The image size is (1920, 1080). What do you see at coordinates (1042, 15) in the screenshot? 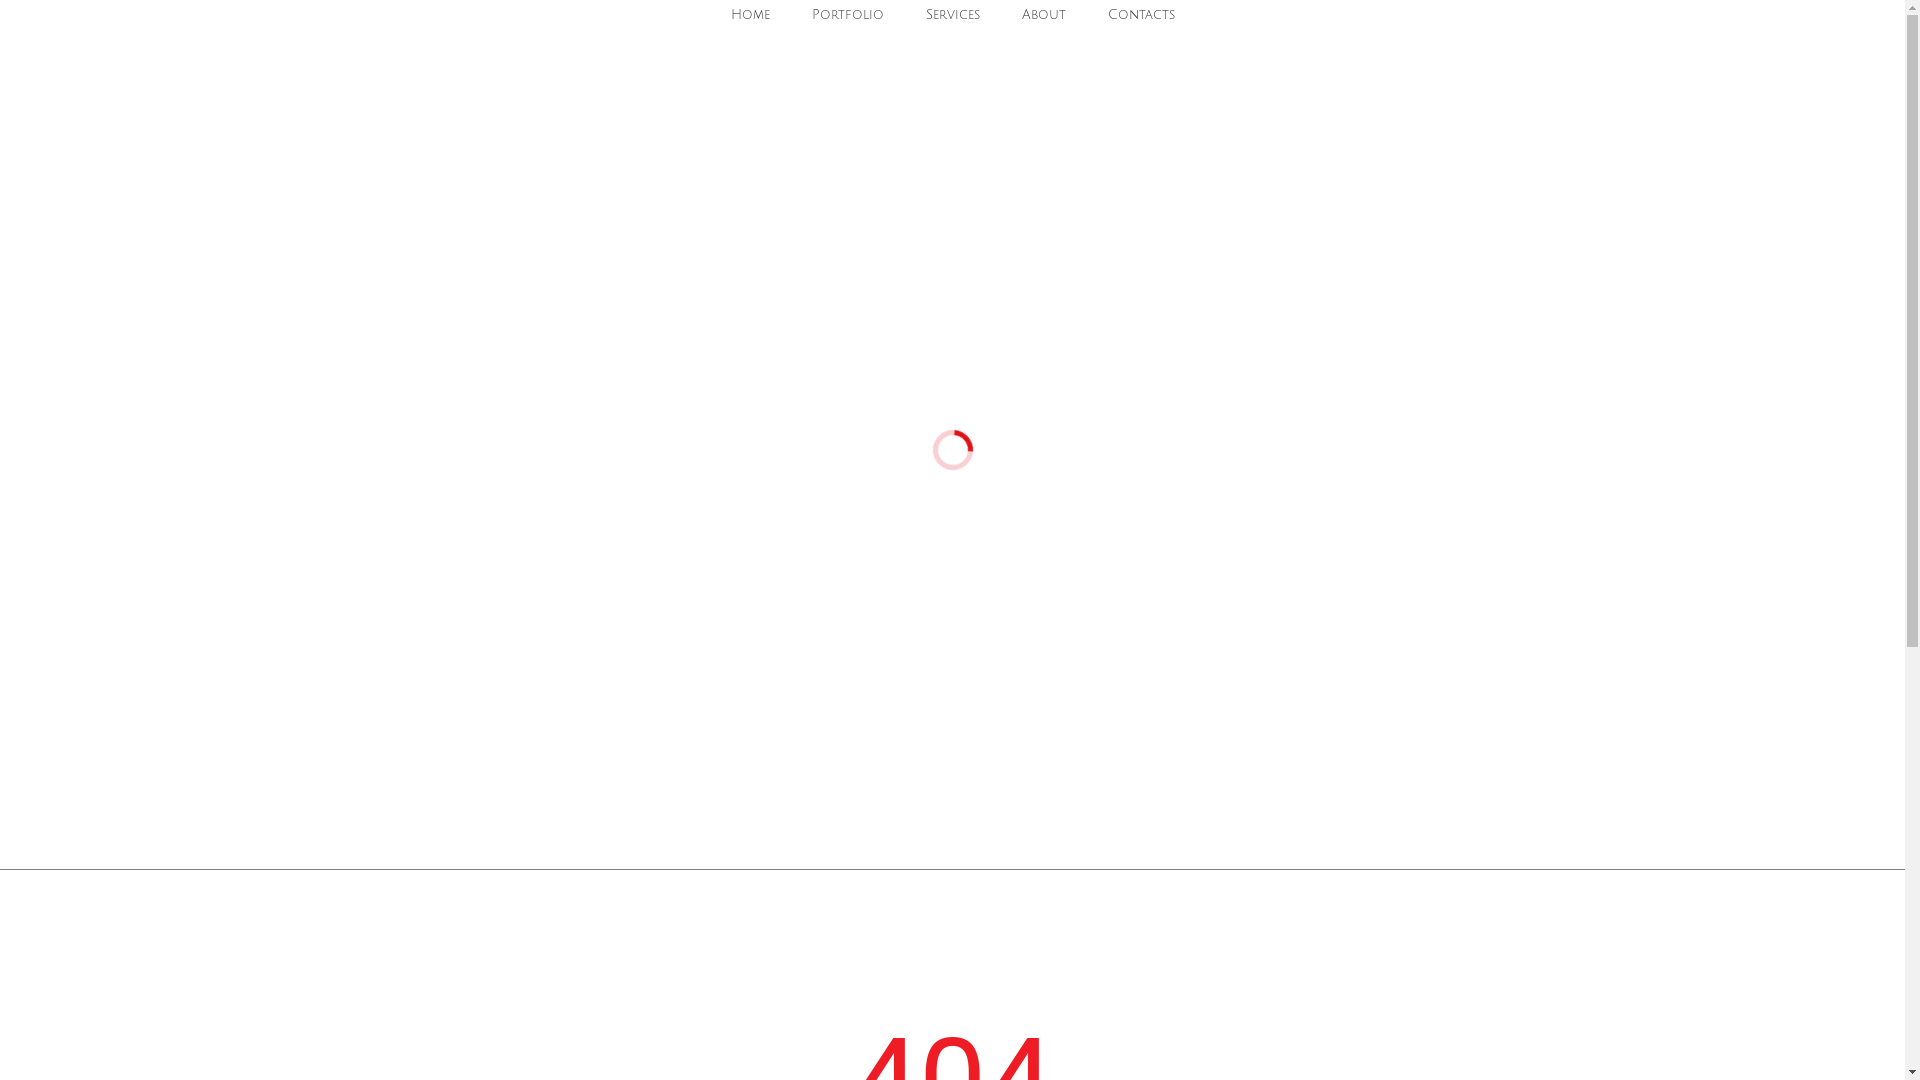
I see `'About'` at bounding box center [1042, 15].